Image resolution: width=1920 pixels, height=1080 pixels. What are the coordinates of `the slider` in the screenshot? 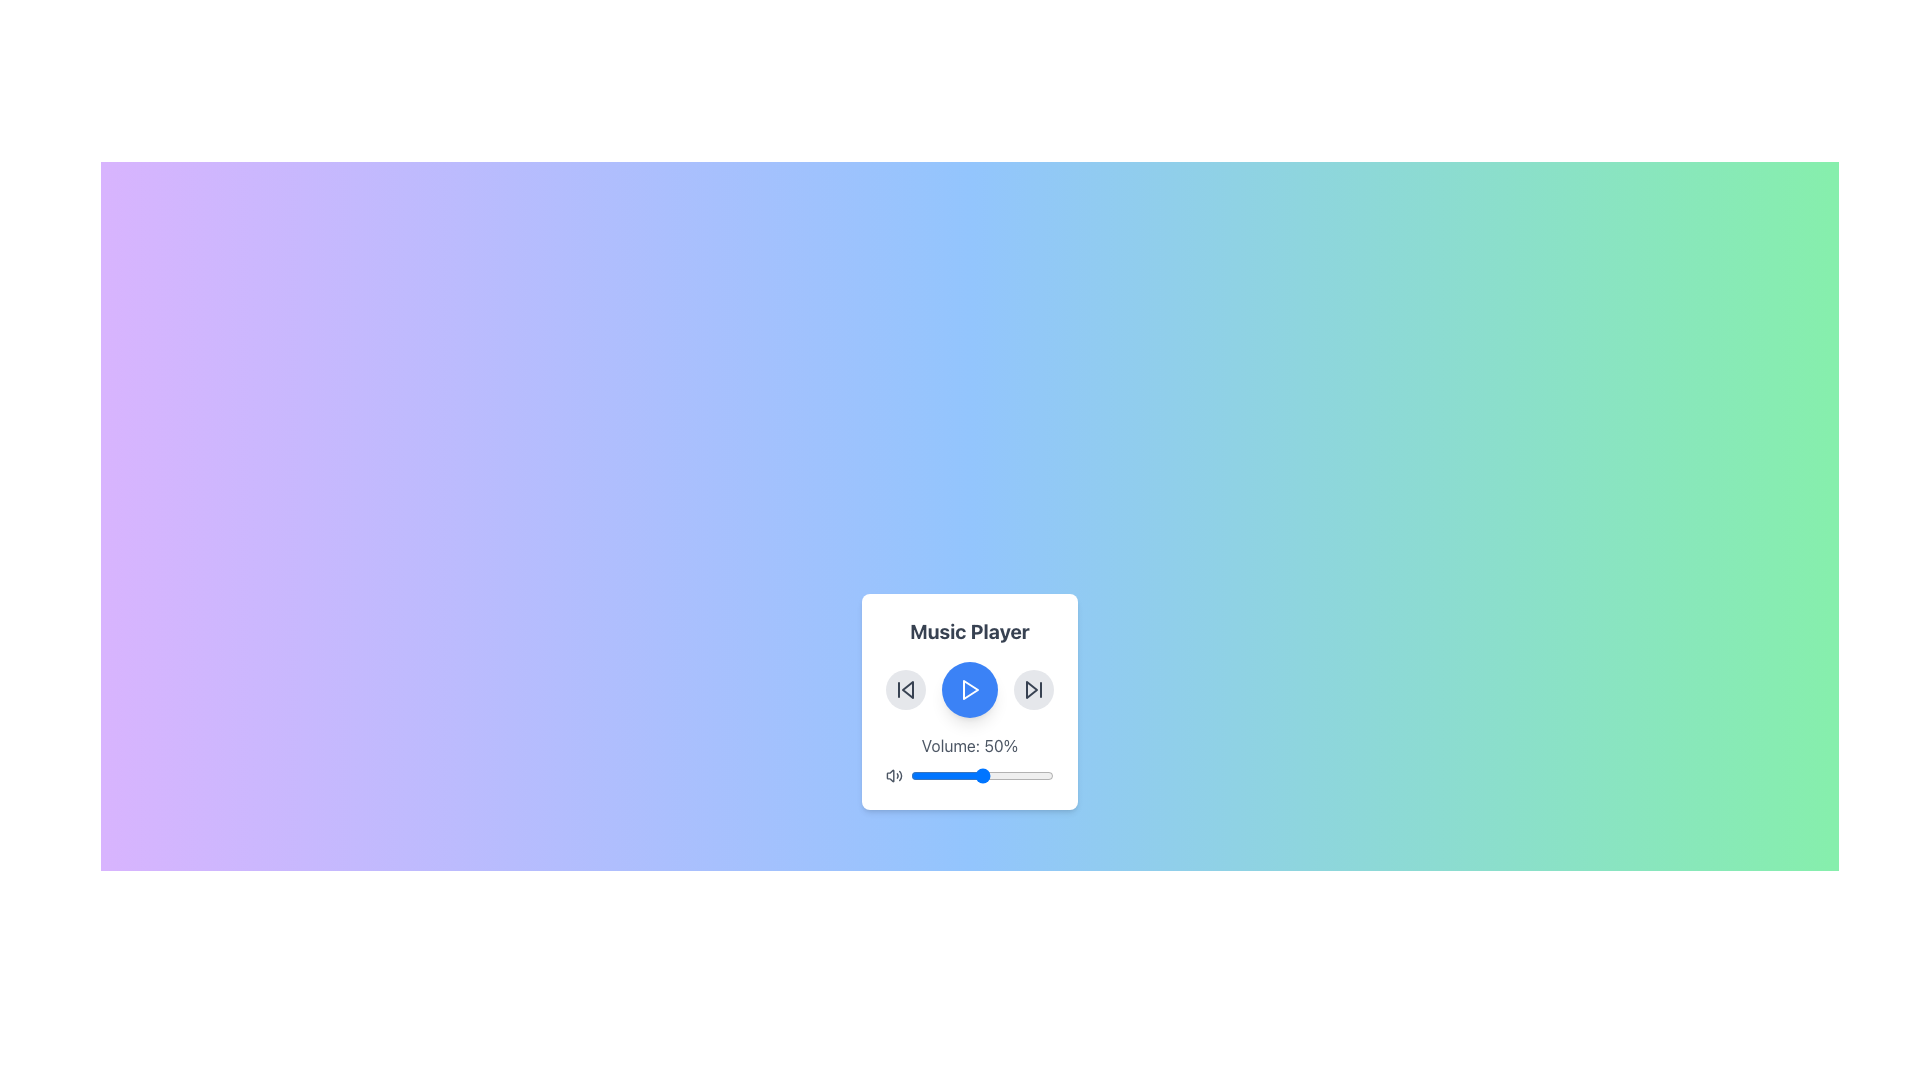 It's located at (934, 774).